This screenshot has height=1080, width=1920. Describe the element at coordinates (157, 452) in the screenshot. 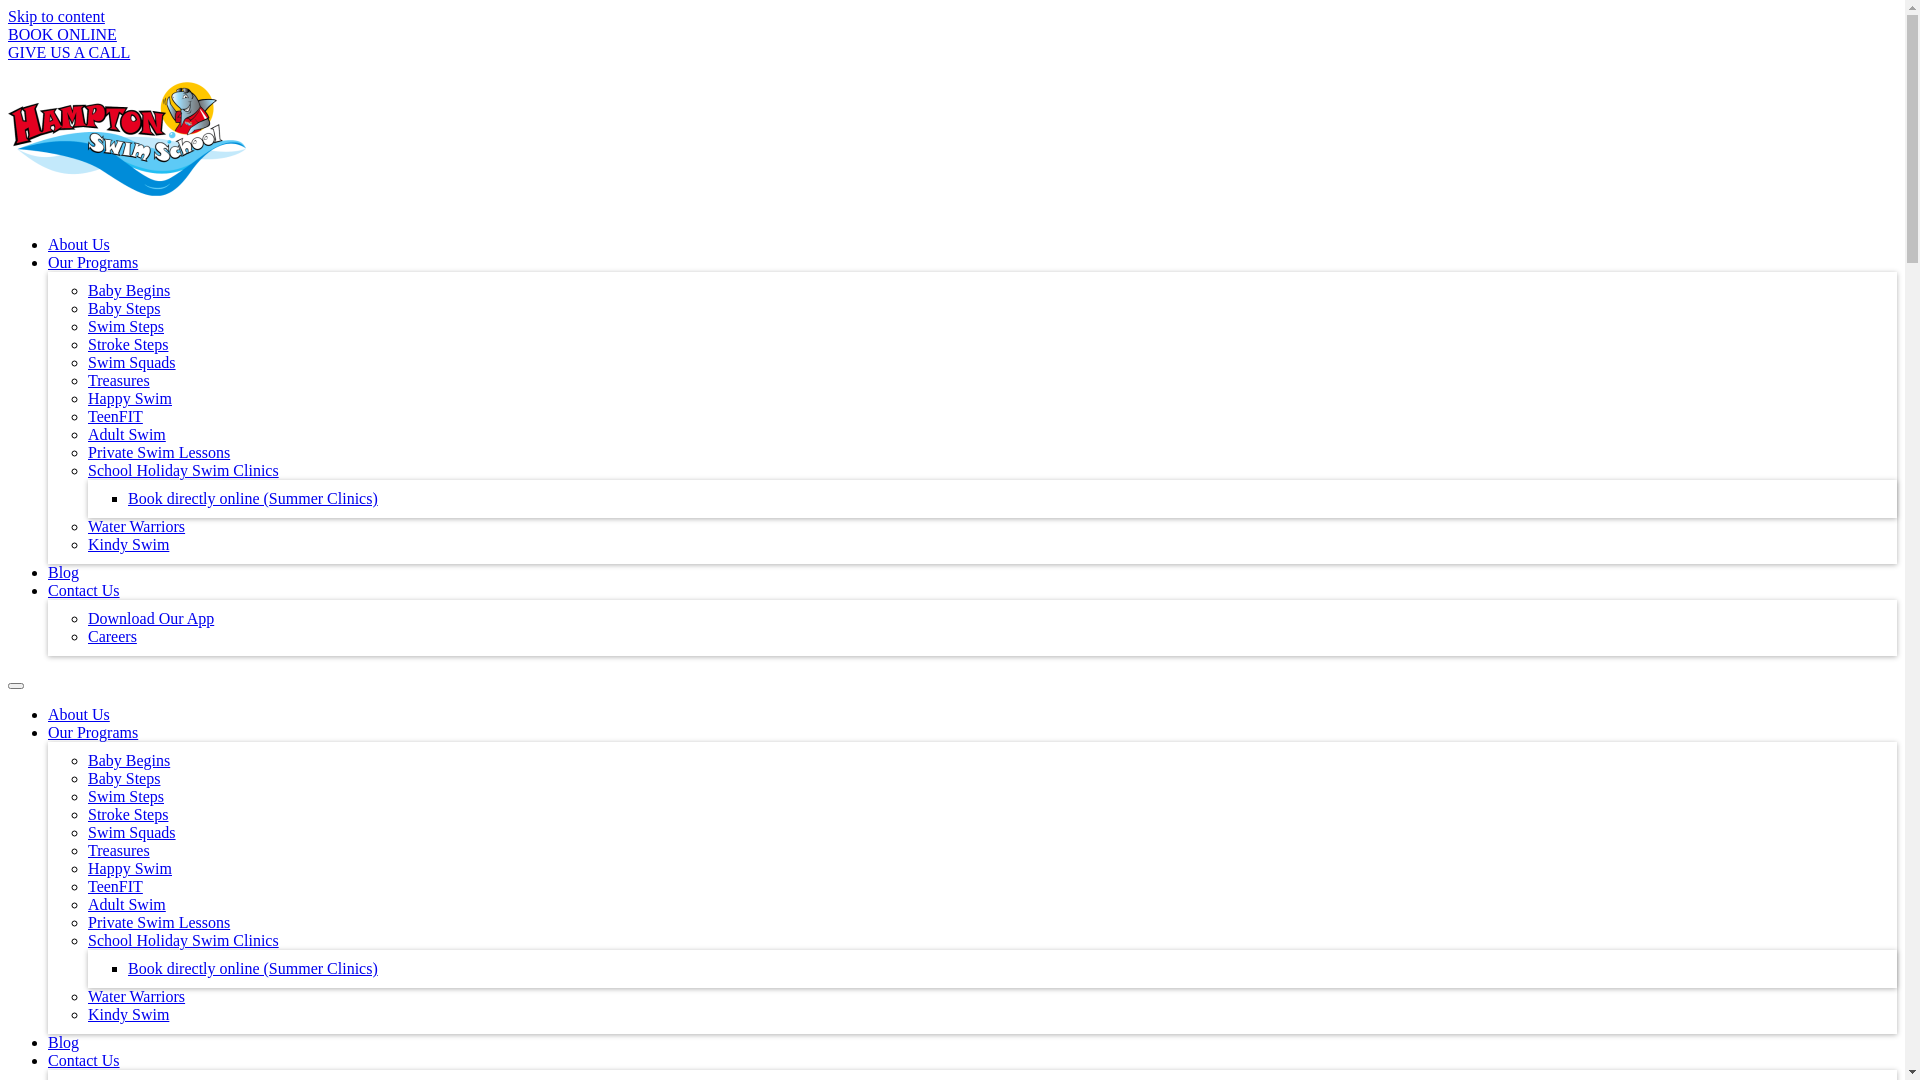

I see `'Private Swim Lessons'` at that location.